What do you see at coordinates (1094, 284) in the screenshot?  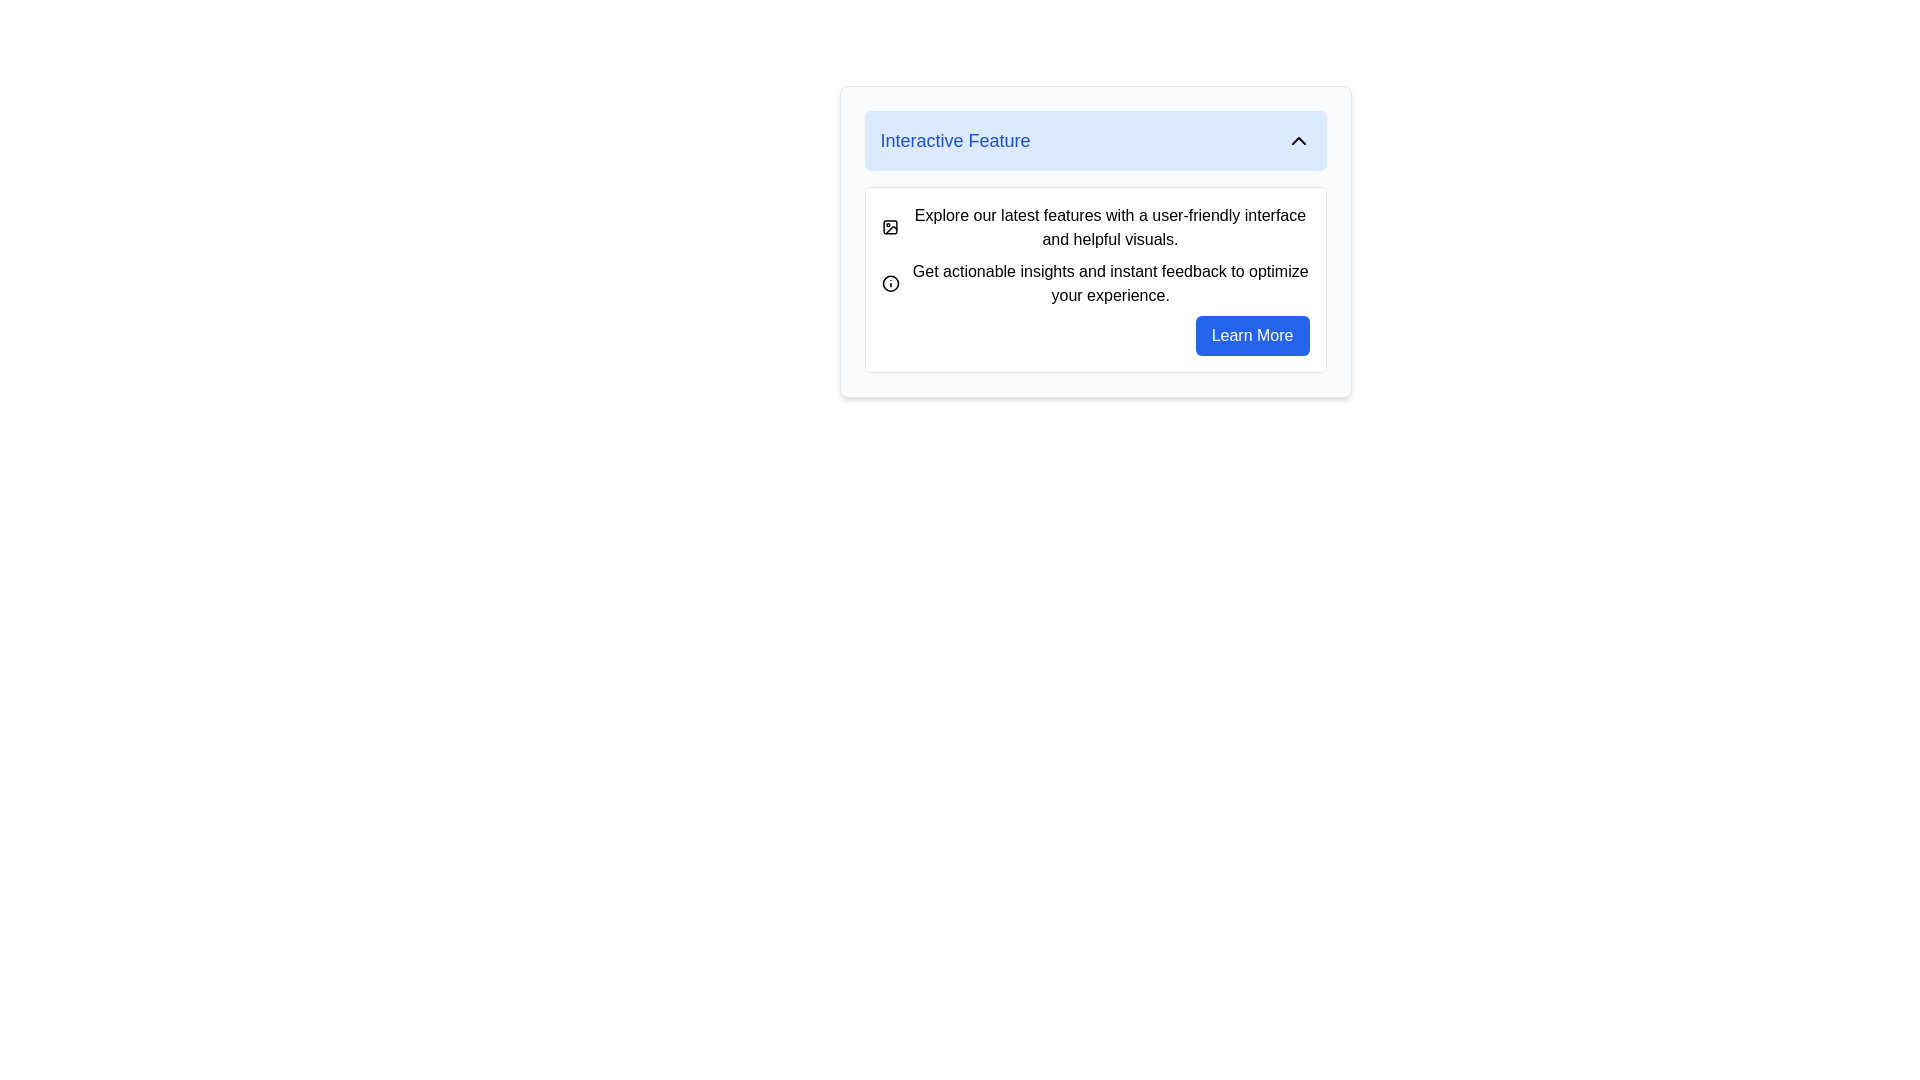 I see `the informational icon located below the first text block and above the 'Learn More' button to provide users with additional details` at bounding box center [1094, 284].